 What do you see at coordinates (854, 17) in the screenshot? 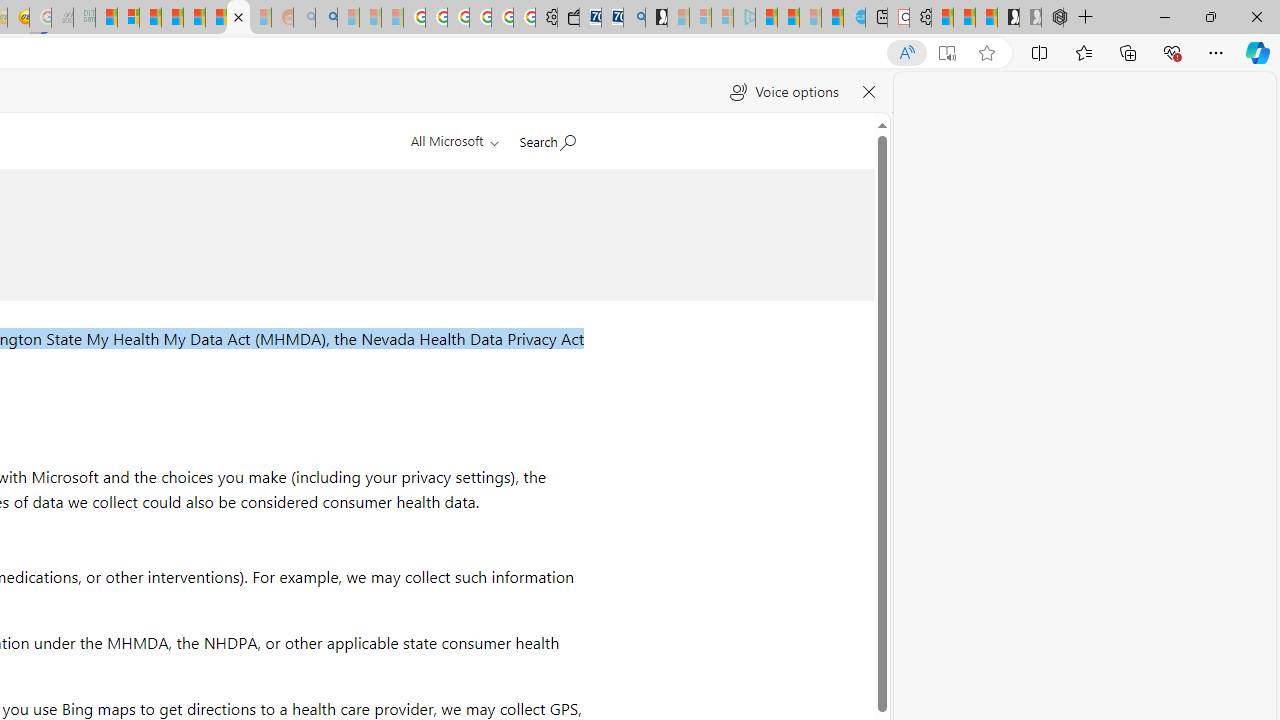
I see `'Home | Sky Blue Bikes - Sky Blue Bikes'` at bounding box center [854, 17].